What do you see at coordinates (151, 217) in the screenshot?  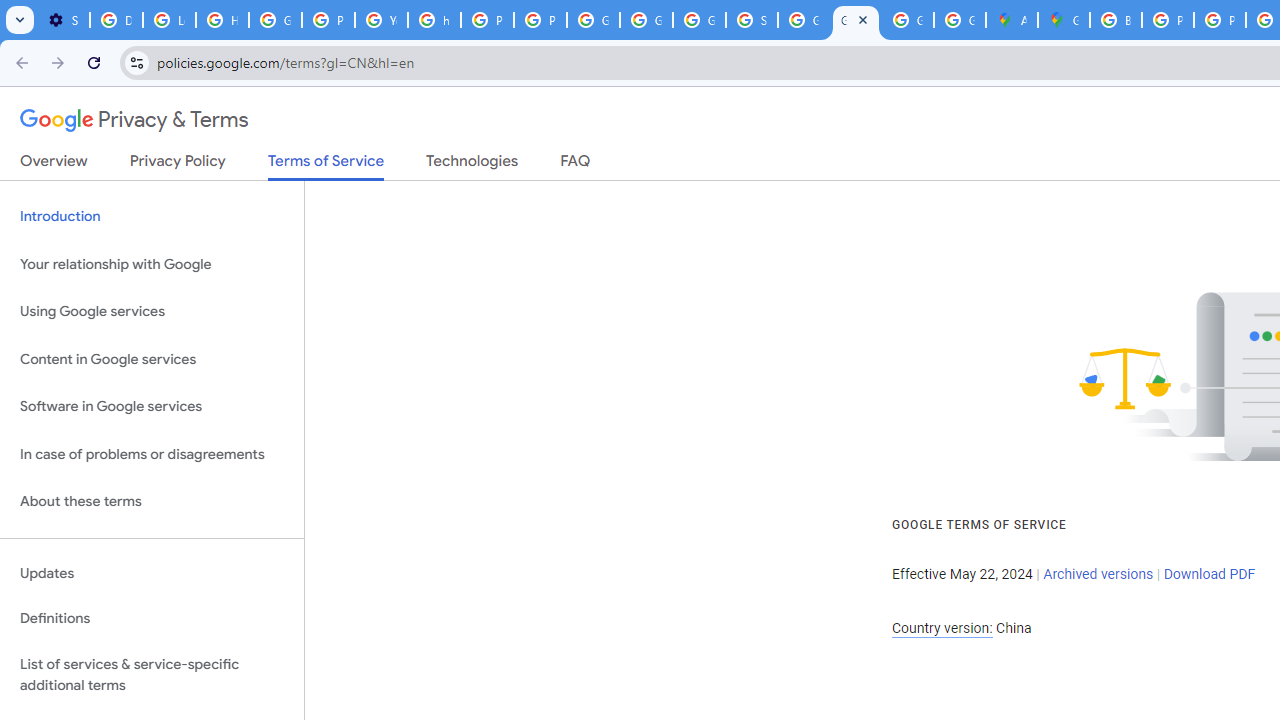 I see `'Introduction'` at bounding box center [151, 217].